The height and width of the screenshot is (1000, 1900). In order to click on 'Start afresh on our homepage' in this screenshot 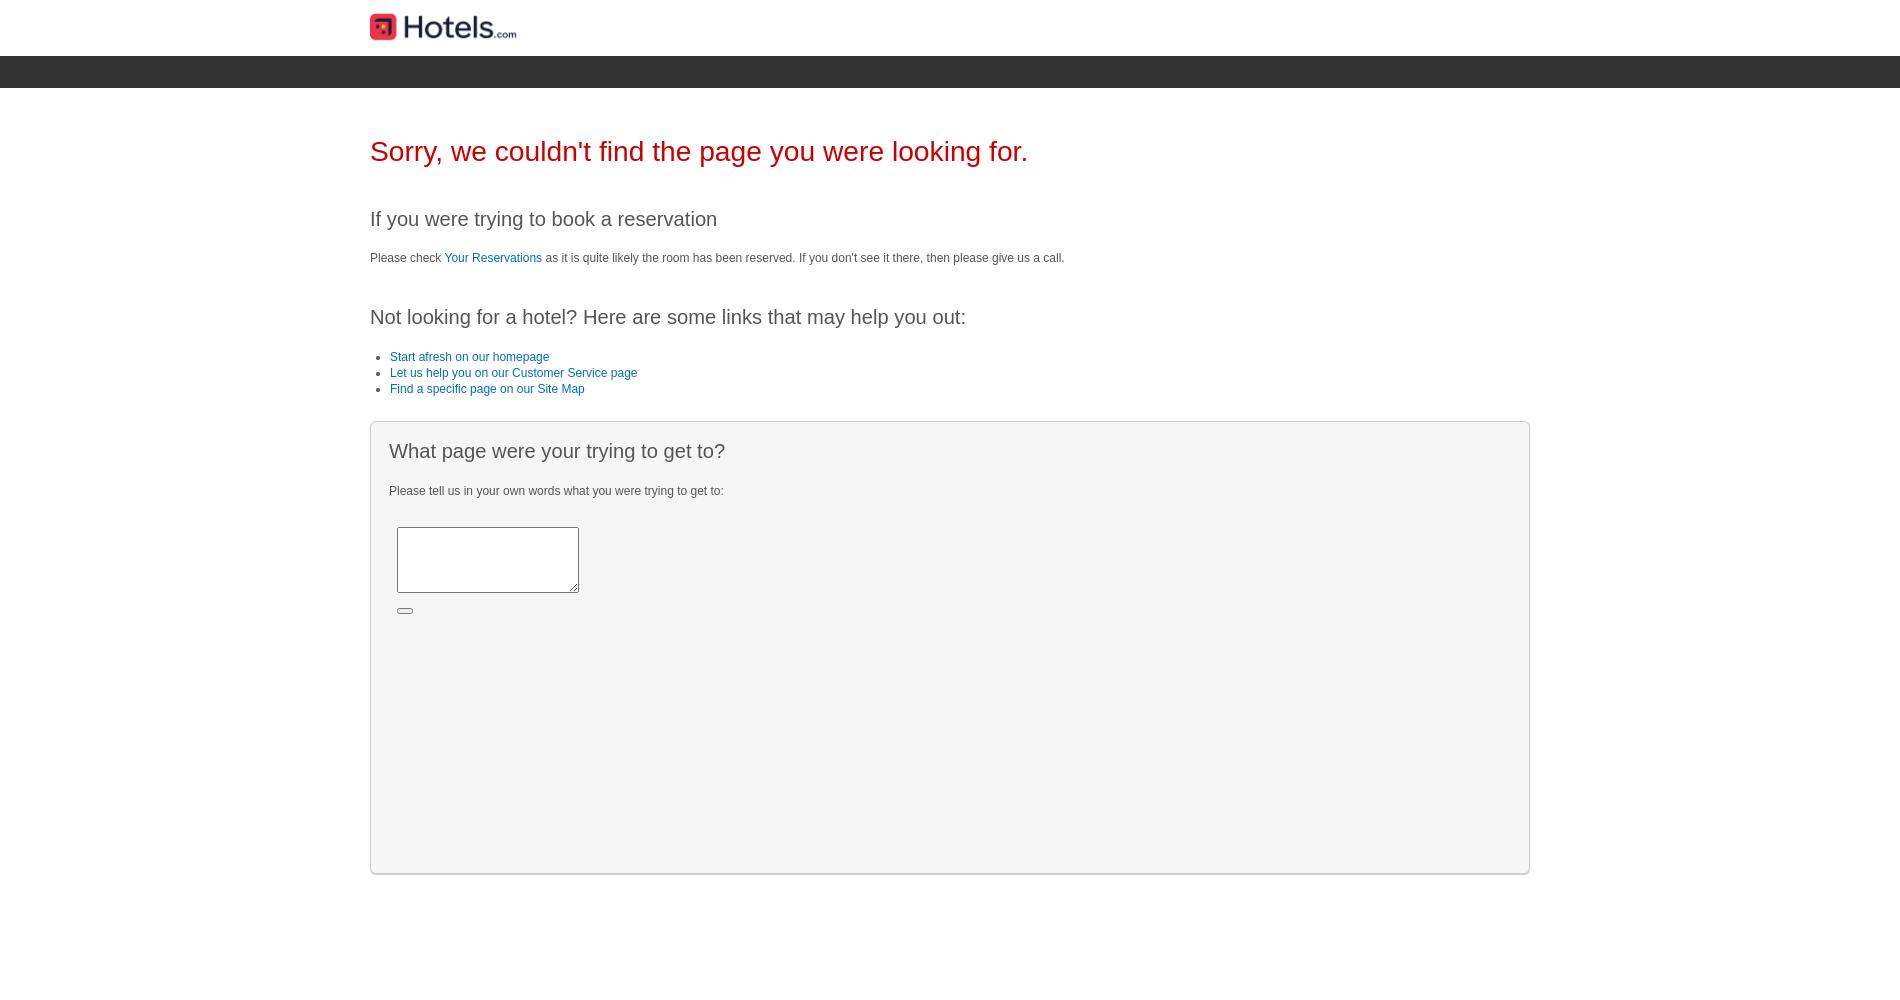, I will do `click(468, 355)`.